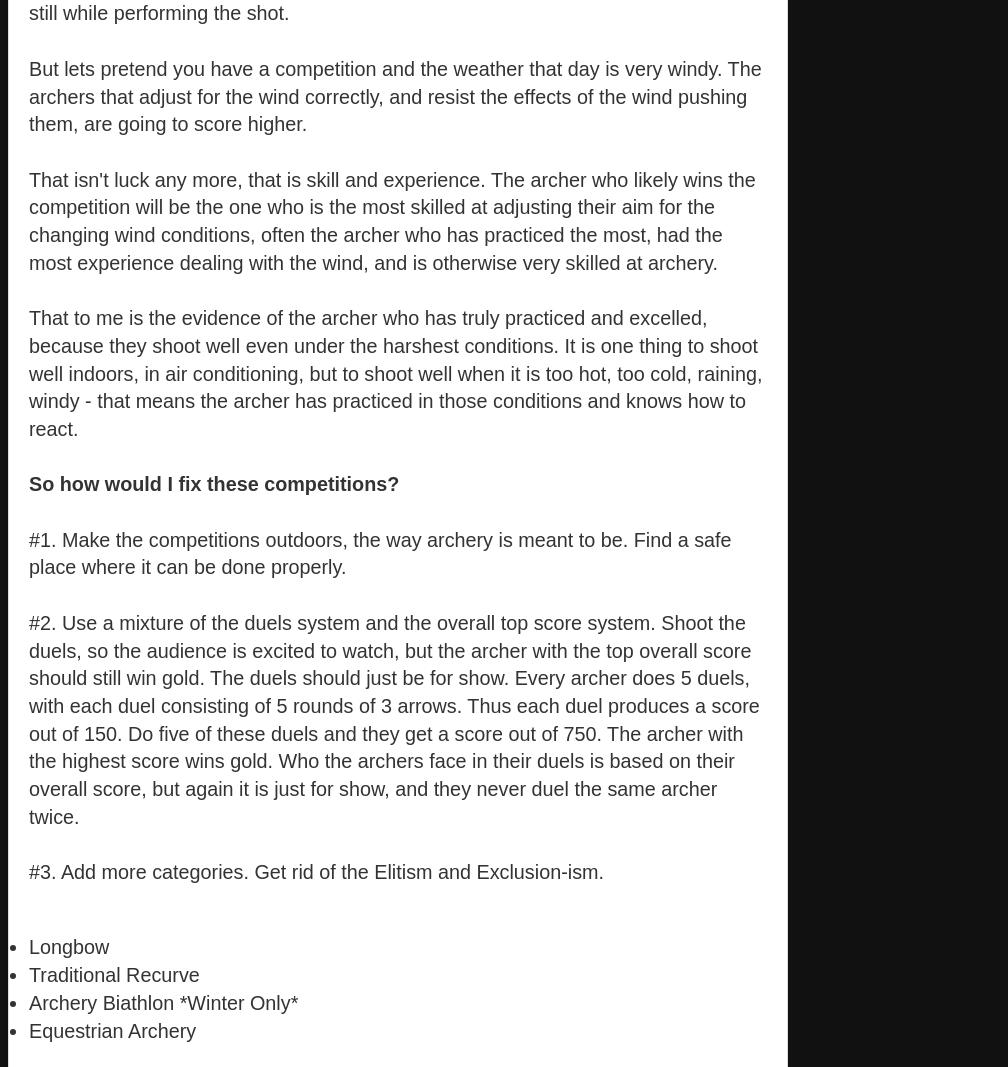 Image resolution: width=1008 pixels, height=1067 pixels. I want to click on '#2. Use a mixture of the duels system and the overall top score system. Shoot the duels, so the audience is excited to watch, but the archer with the top overall score should still win gold. The duels should just be for show. Every archer does 5 duels, with each duel consisting of 5 rounds of 3 arrows. Thus each duel produces a score out of 150. Do five of these duels and they get a score out of 750. The archer with the highest score wins gold. Who the archers face in their duels is based on their overall score, but again it is just for show, and they never duel the same archer twice.', so click(394, 718).